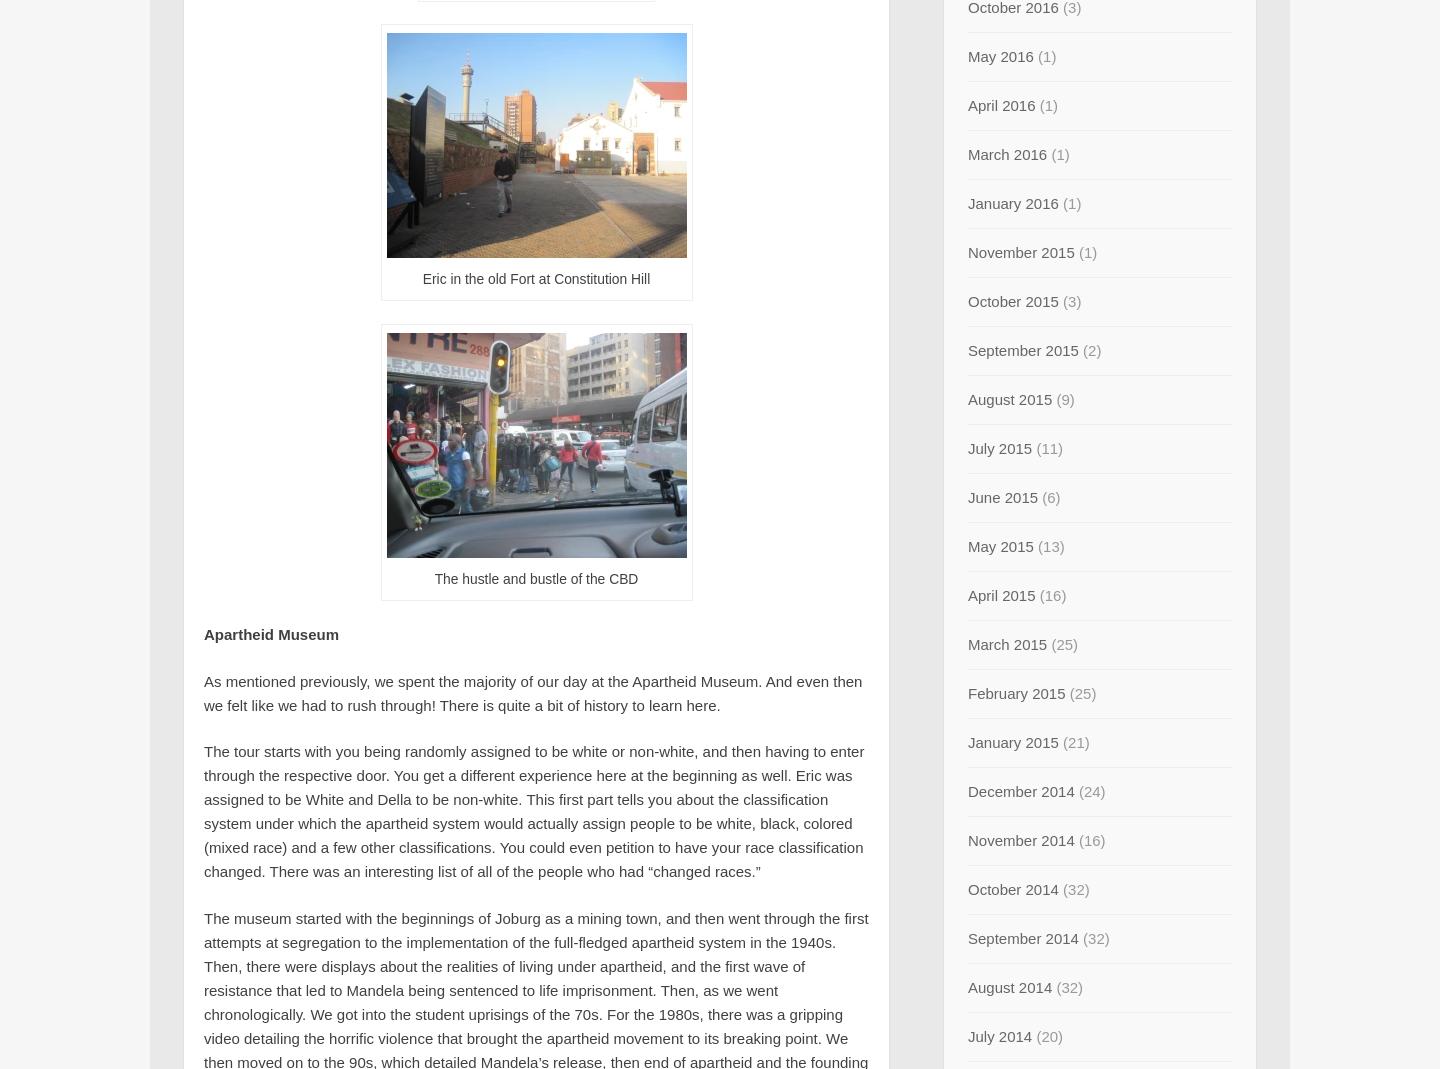 The image size is (1440, 1069). Describe the element at coordinates (1009, 399) in the screenshot. I see `'August 2015'` at that location.